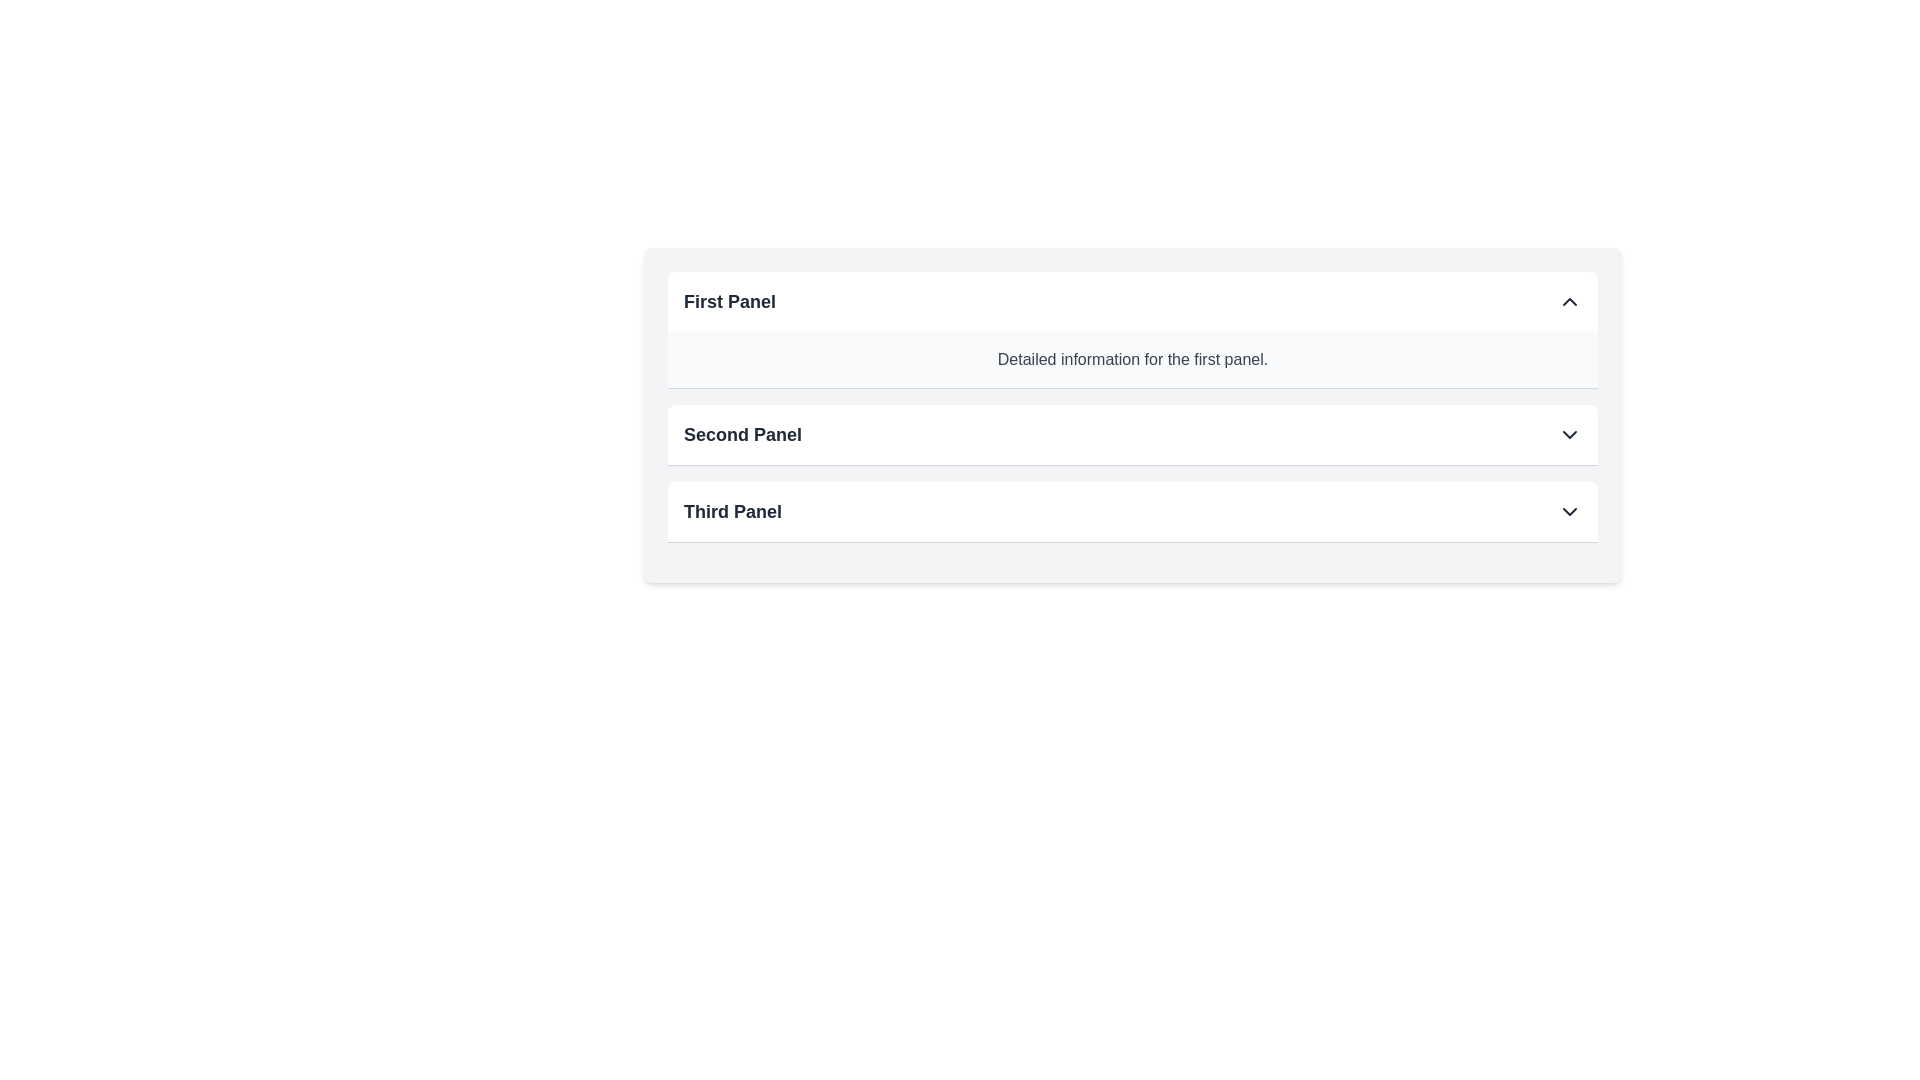 Image resolution: width=1920 pixels, height=1080 pixels. What do you see at coordinates (732, 511) in the screenshot?
I see `the static text label that identifies the 'Third Panel' section, located in the header towards the left side, to the left of the expand/collapse icon` at bounding box center [732, 511].